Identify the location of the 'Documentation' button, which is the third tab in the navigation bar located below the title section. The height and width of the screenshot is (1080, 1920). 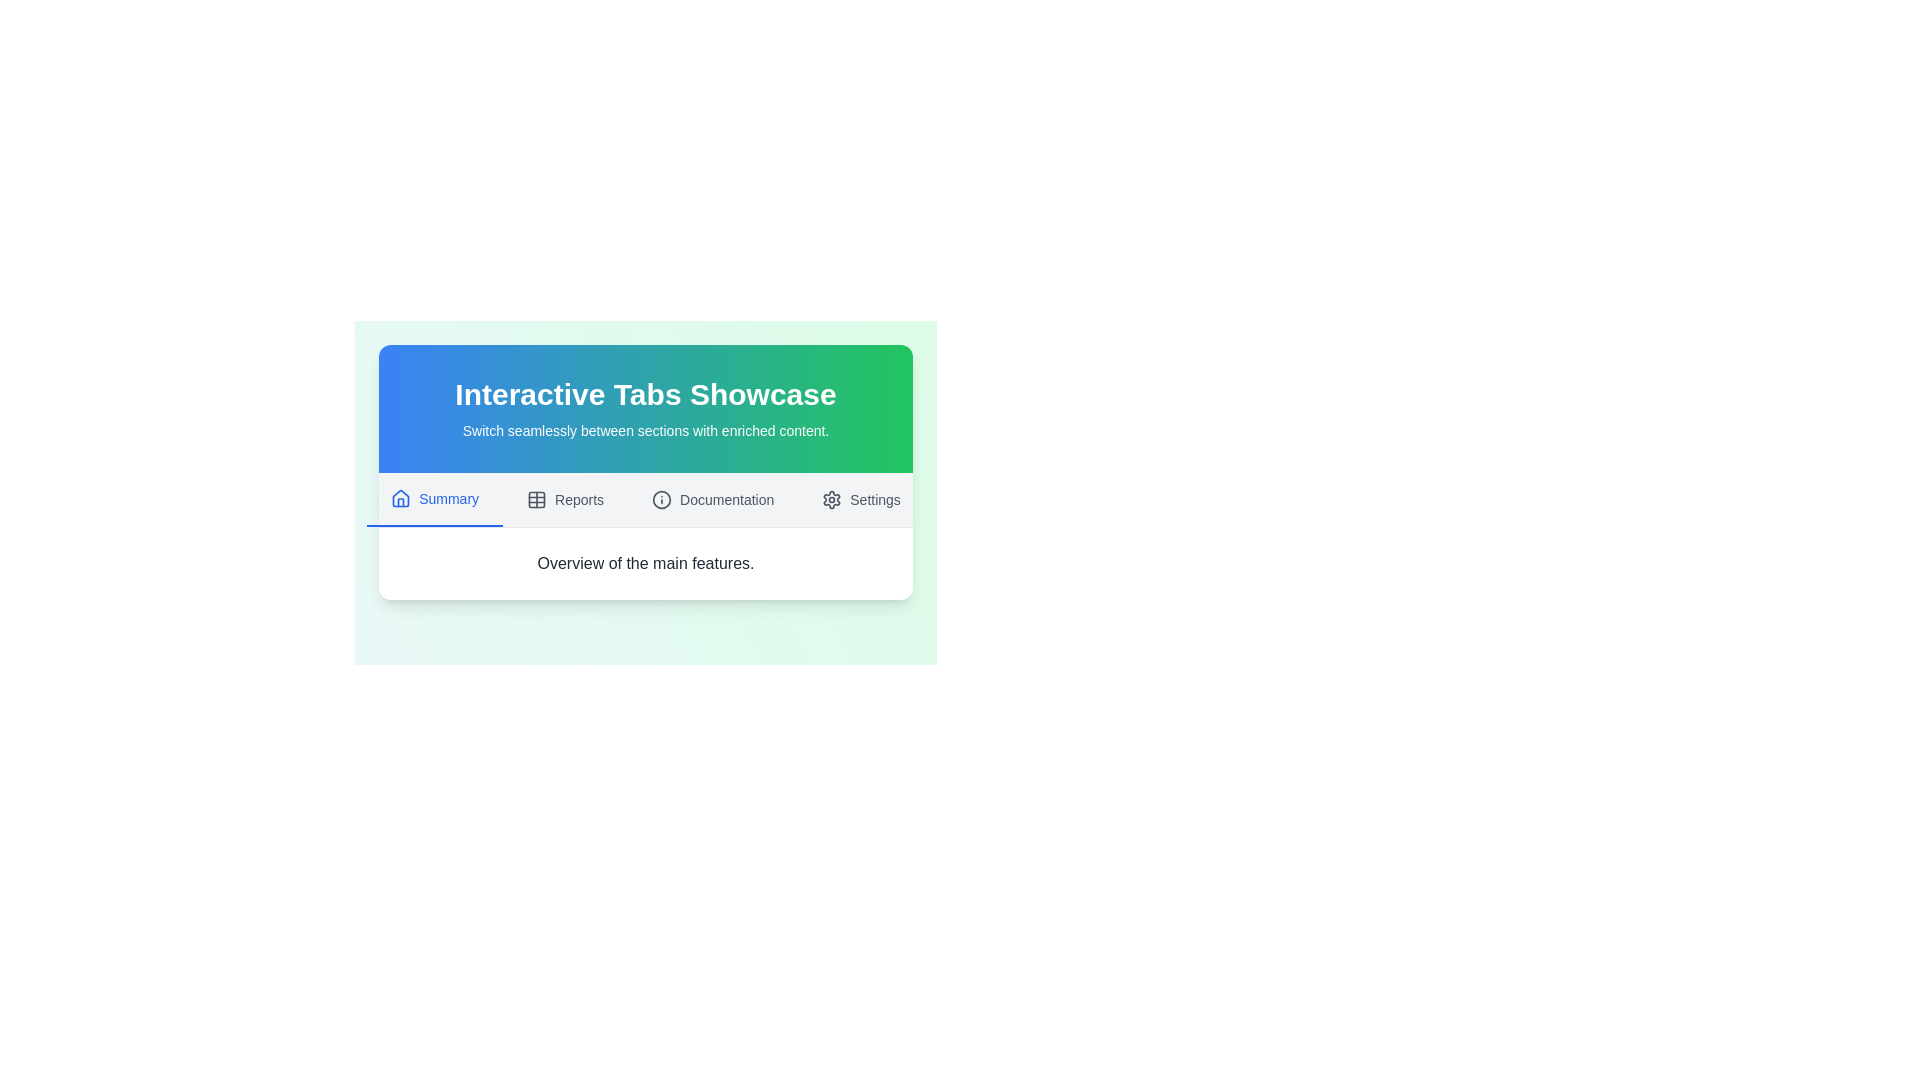
(713, 499).